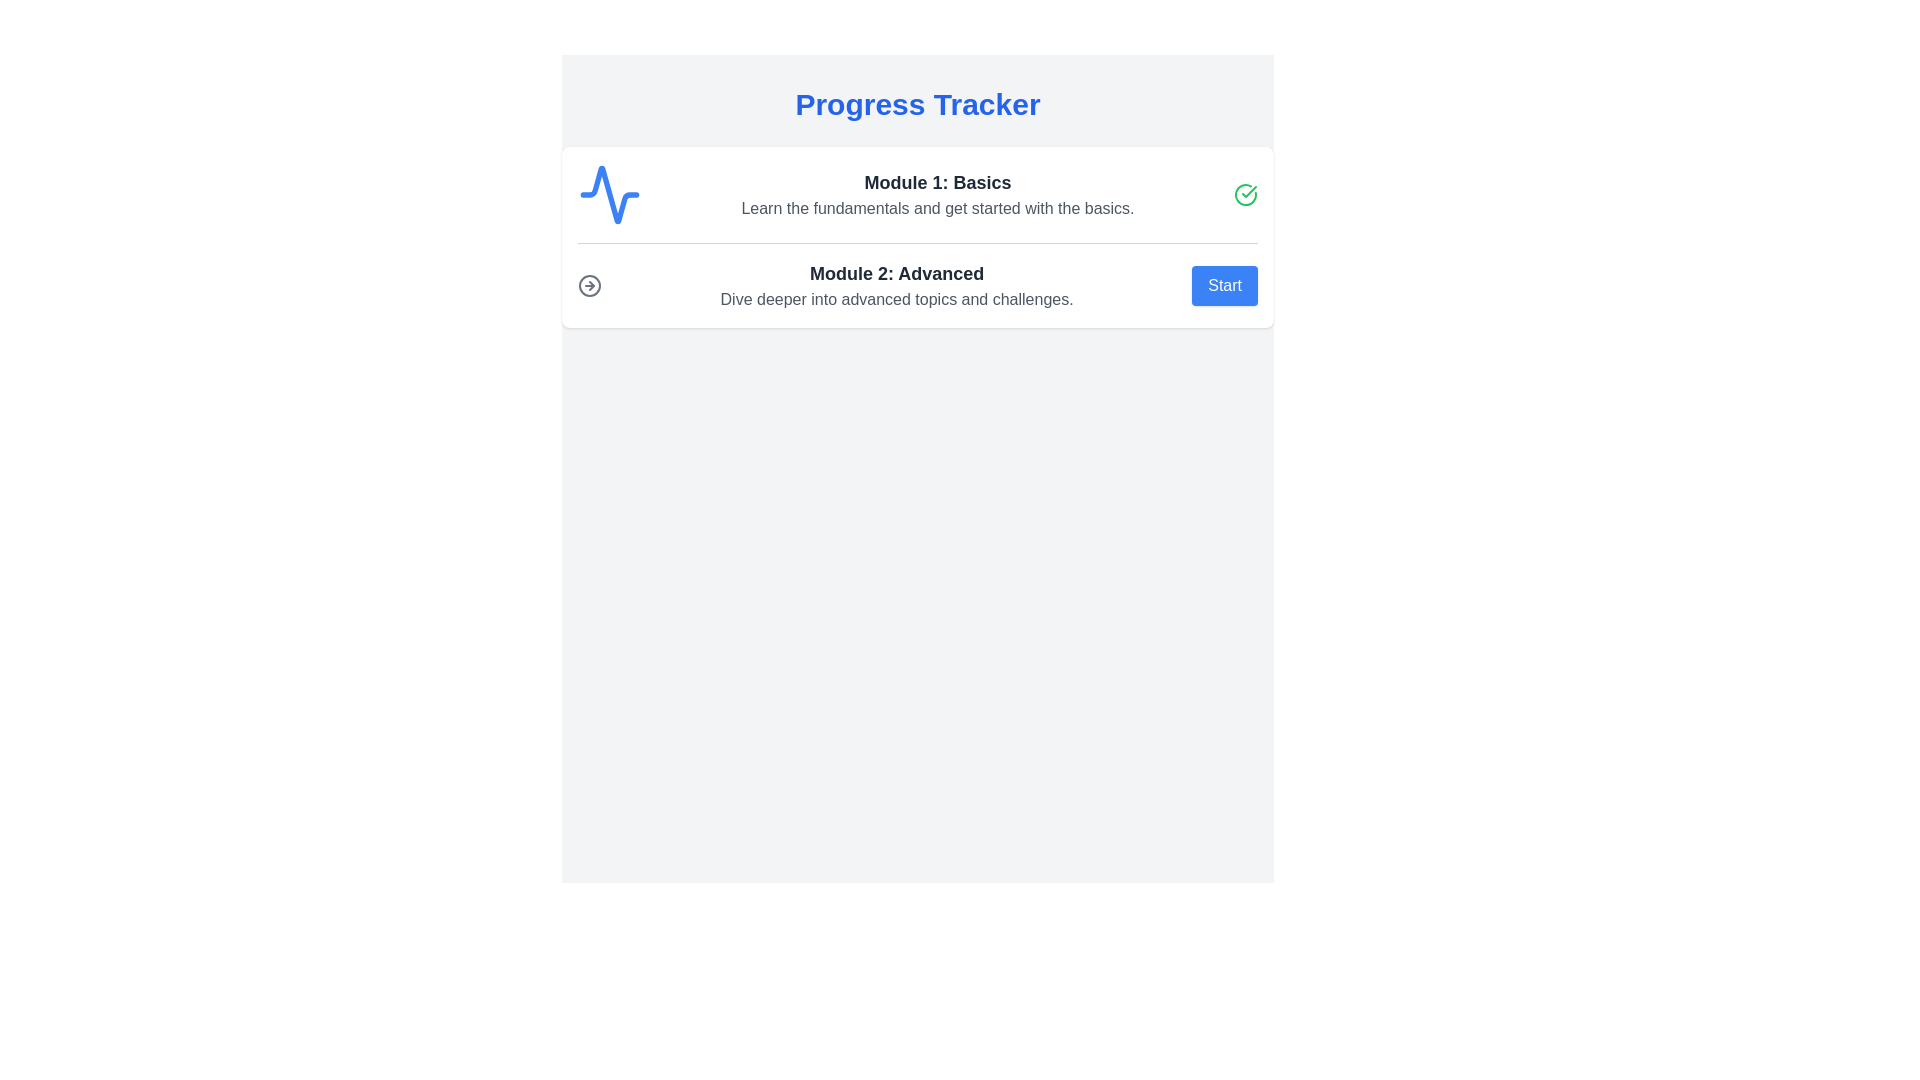 The image size is (1920, 1080). What do you see at coordinates (589, 285) in the screenshot?
I see `the decorative or navigational icon located on the left side of the 'Module 2: Advanced' section, which is the first item in the row of elements for this module` at bounding box center [589, 285].